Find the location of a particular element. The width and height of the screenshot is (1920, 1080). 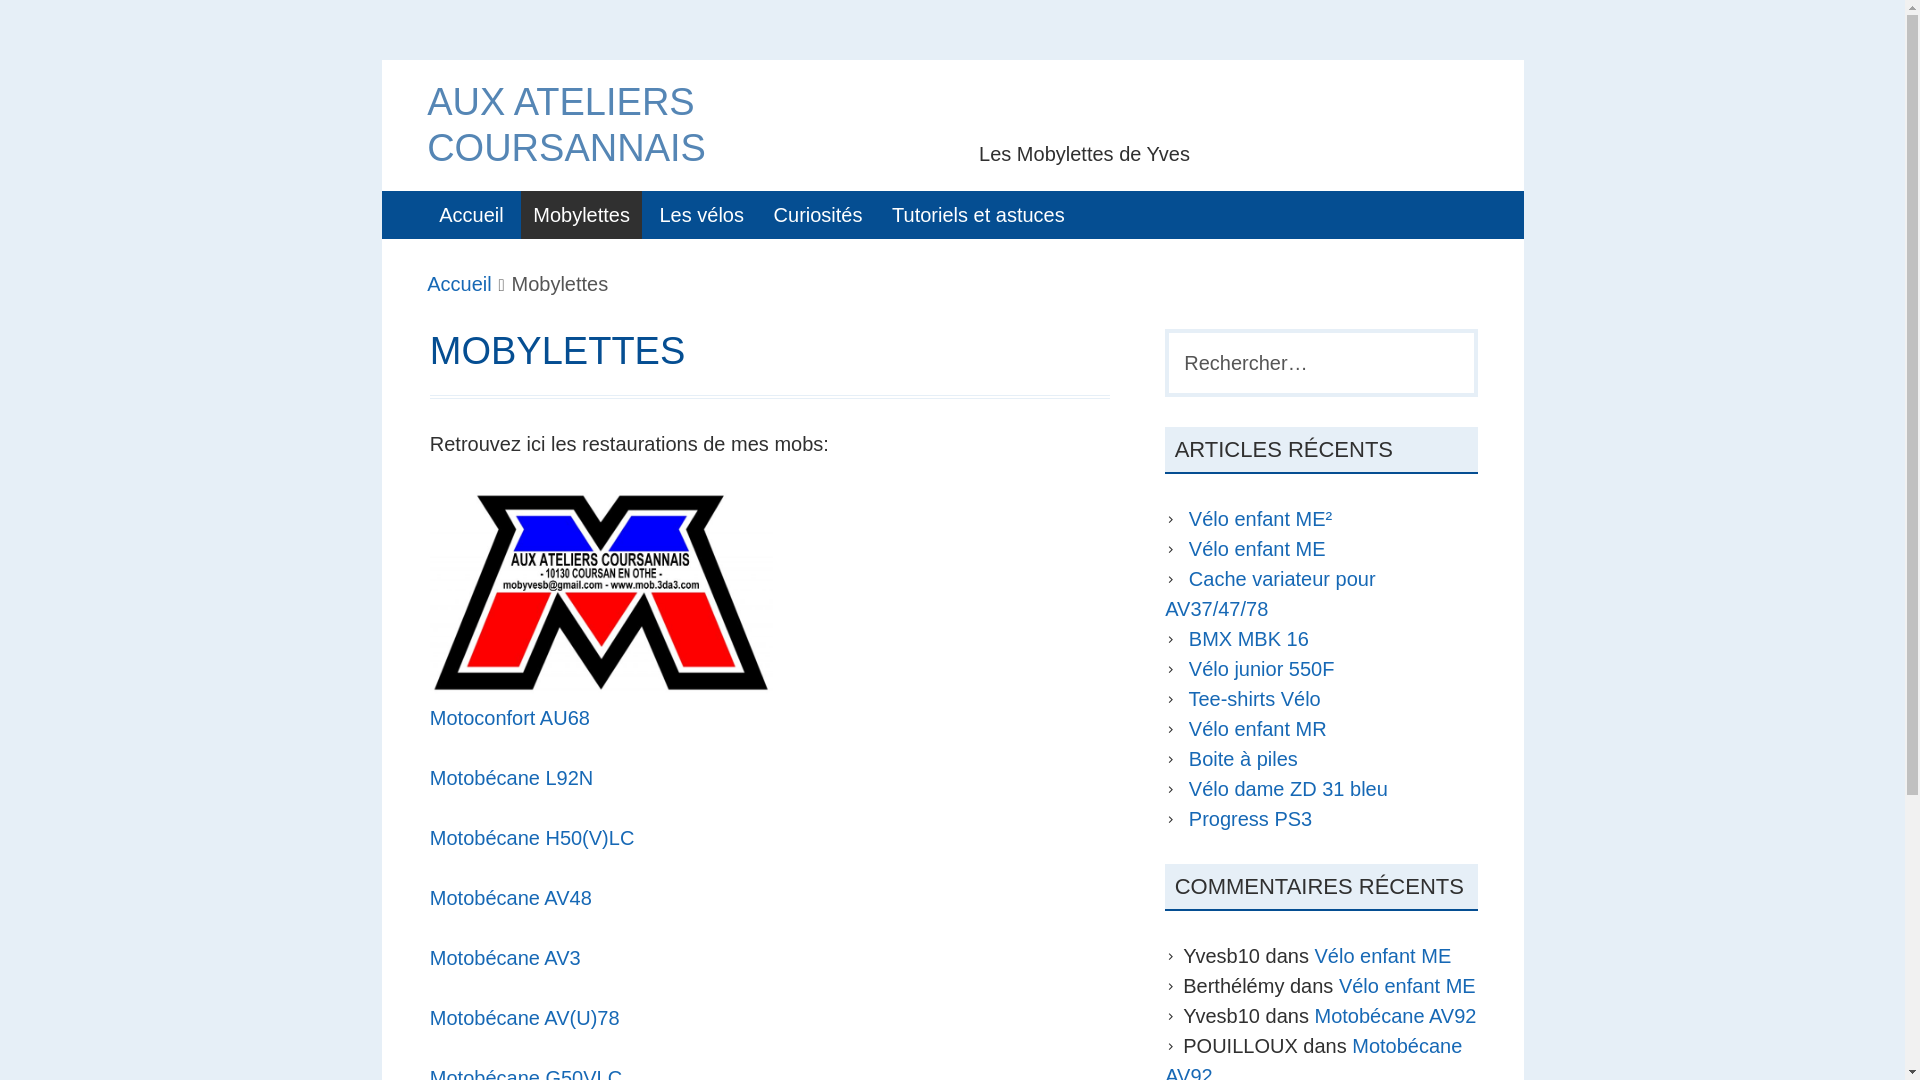

'Motoconfort AU68' is located at coordinates (509, 716).